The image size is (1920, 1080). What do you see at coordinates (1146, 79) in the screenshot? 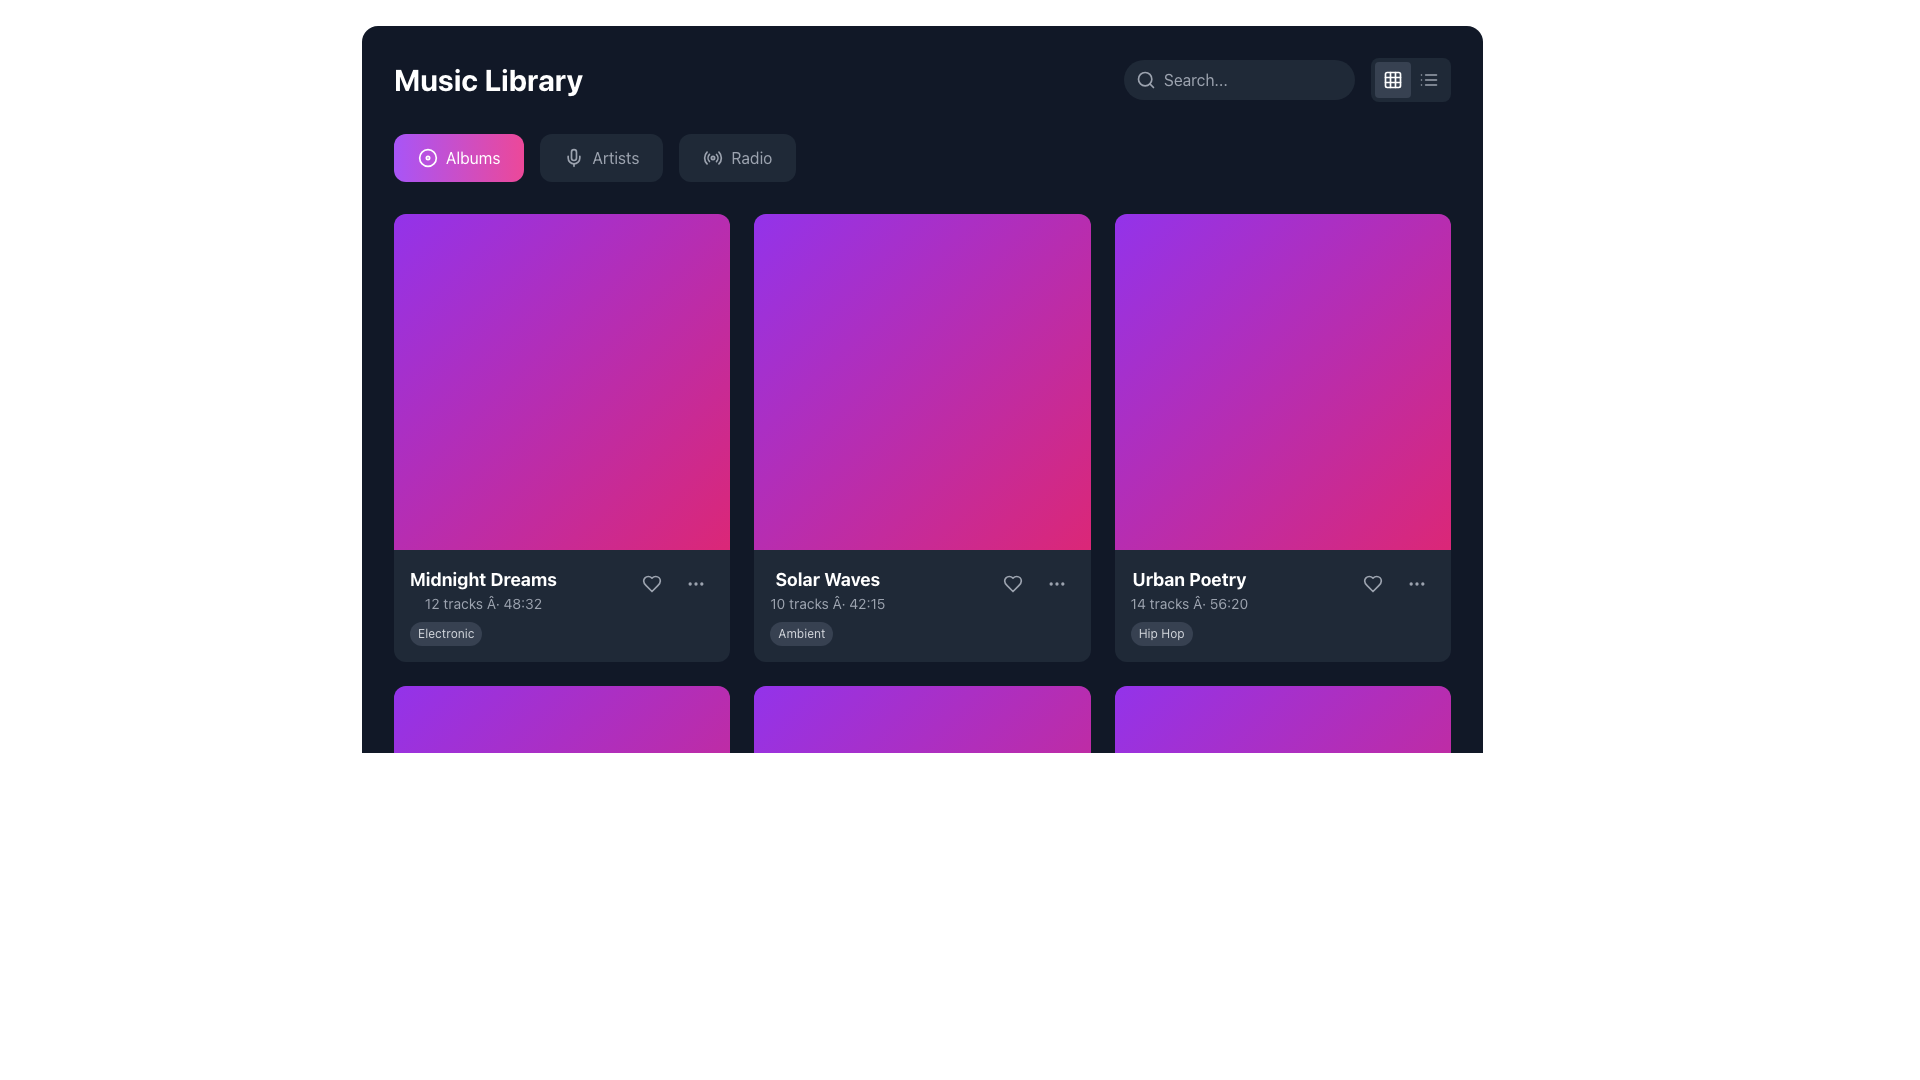
I see `the search icon located at the top-right corner of the application interface, which visually represents the search feature and precedes the text input field` at bounding box center [1146, 79].